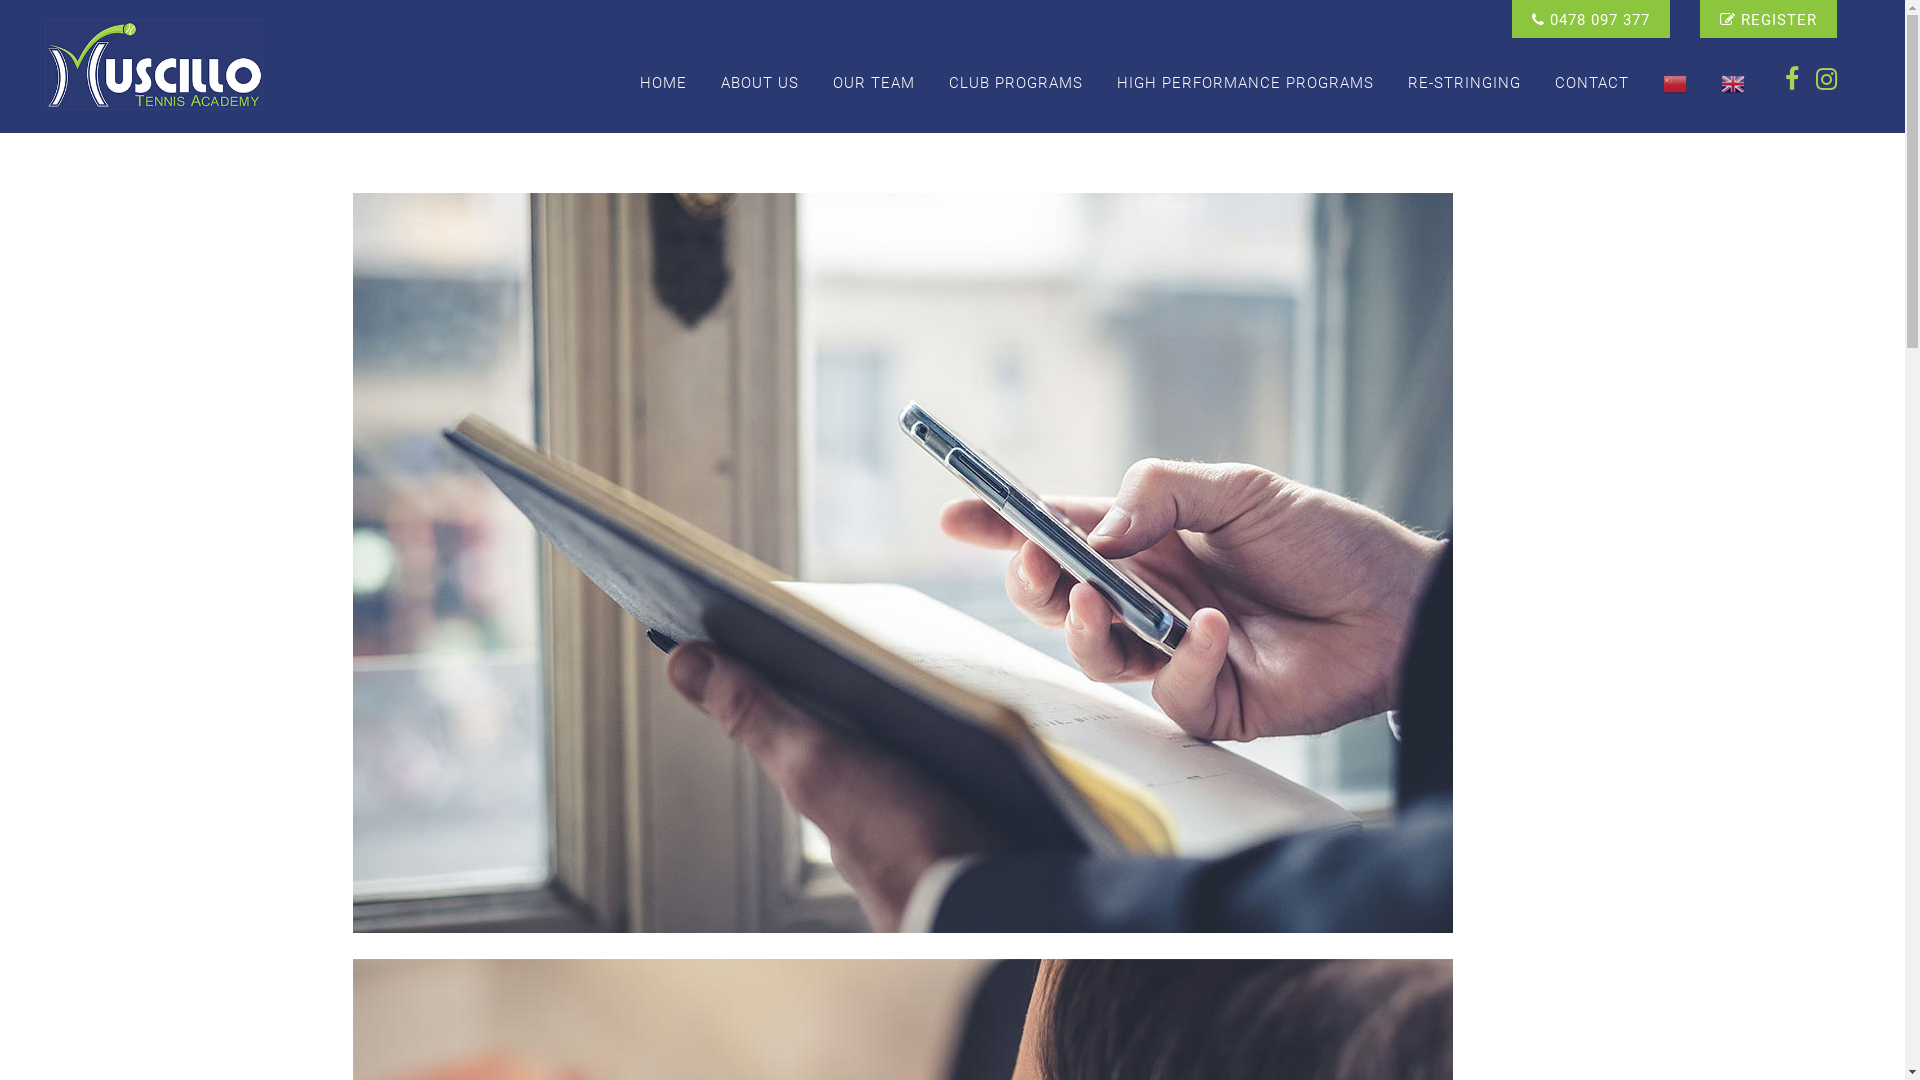  Describe the element at coordinates (1016, 82) in the screenshot. I see `'CLUB PROGRAMS'` at that location.